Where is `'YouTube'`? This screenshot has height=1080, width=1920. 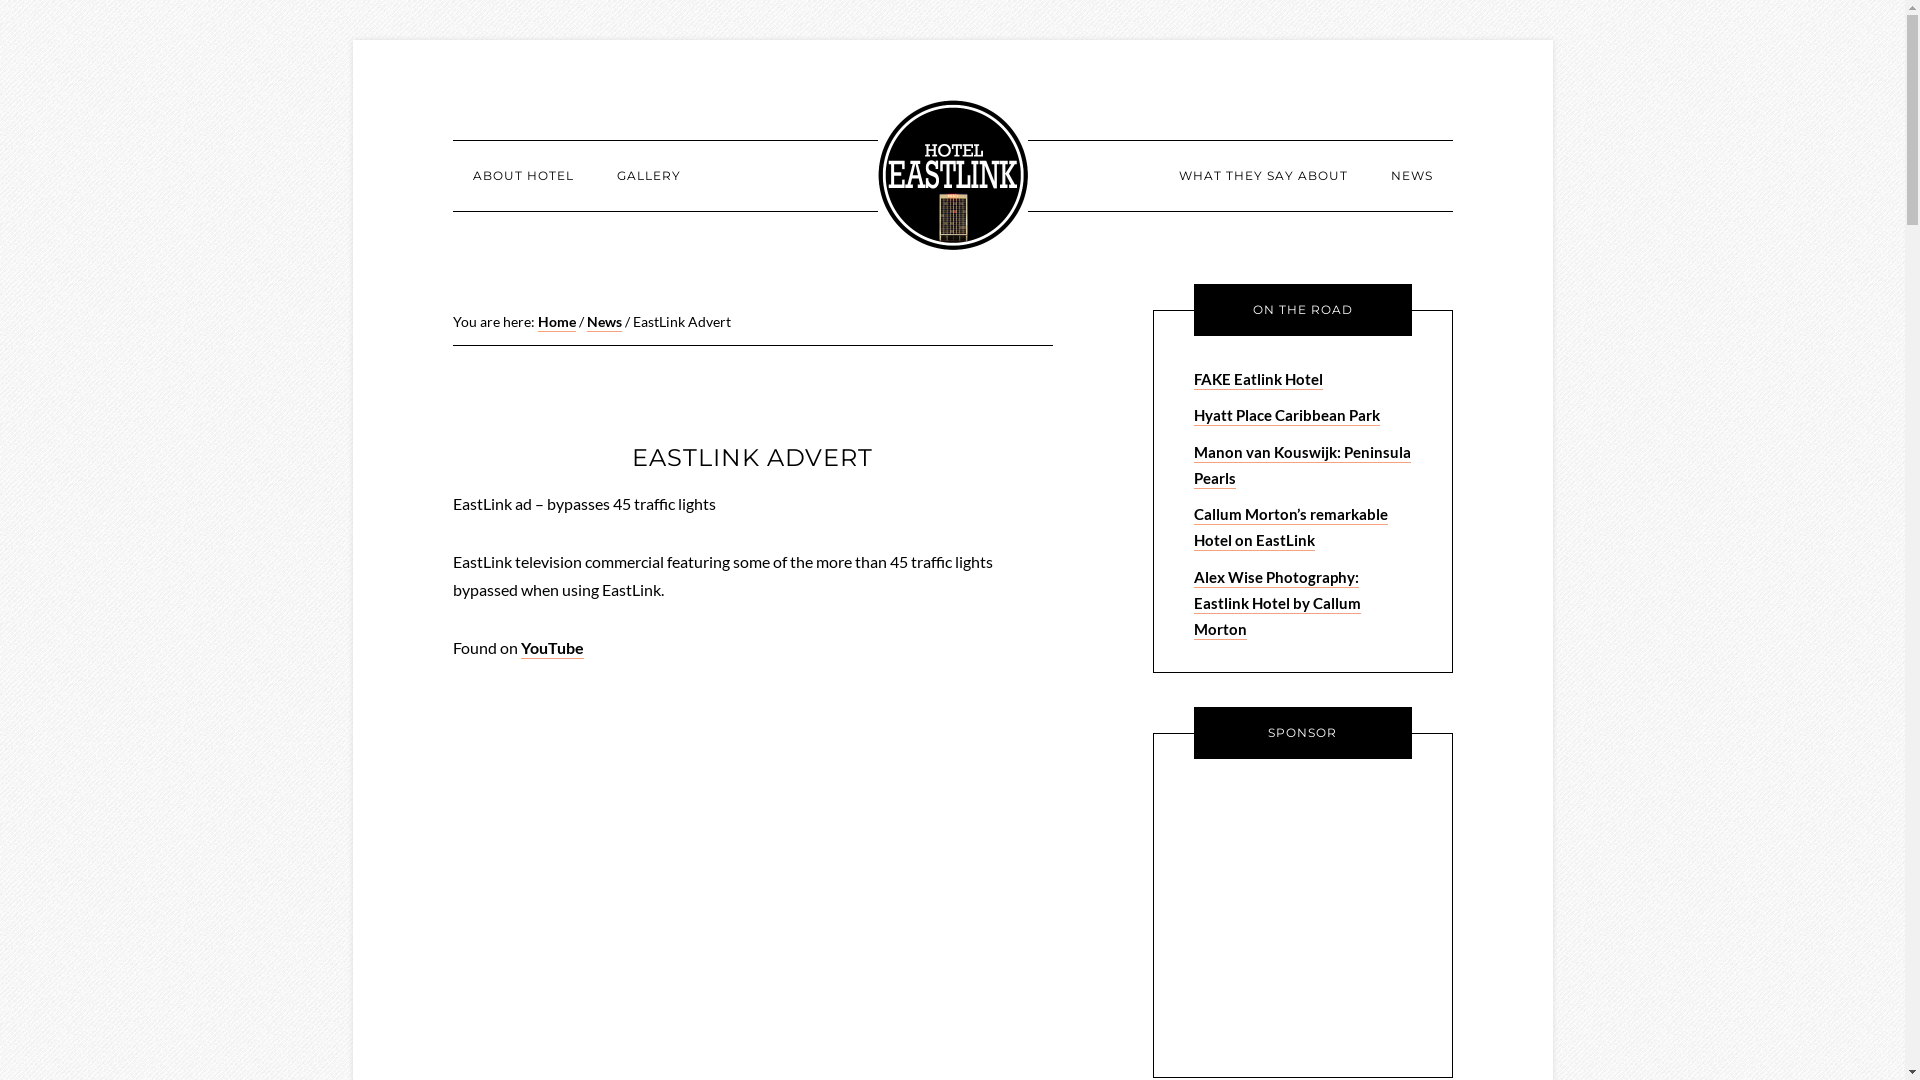
'YouTube' is located at coordinates (519, 648).